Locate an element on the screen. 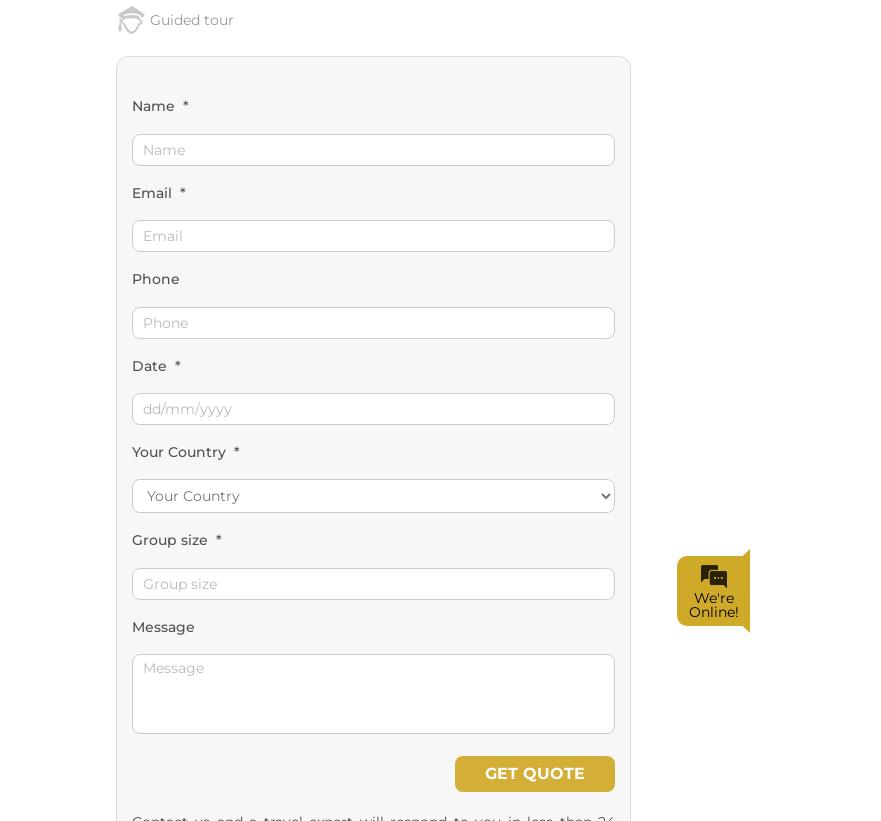 The image size is (881, 821). 'Full description' is located at coordinates (197, 536).